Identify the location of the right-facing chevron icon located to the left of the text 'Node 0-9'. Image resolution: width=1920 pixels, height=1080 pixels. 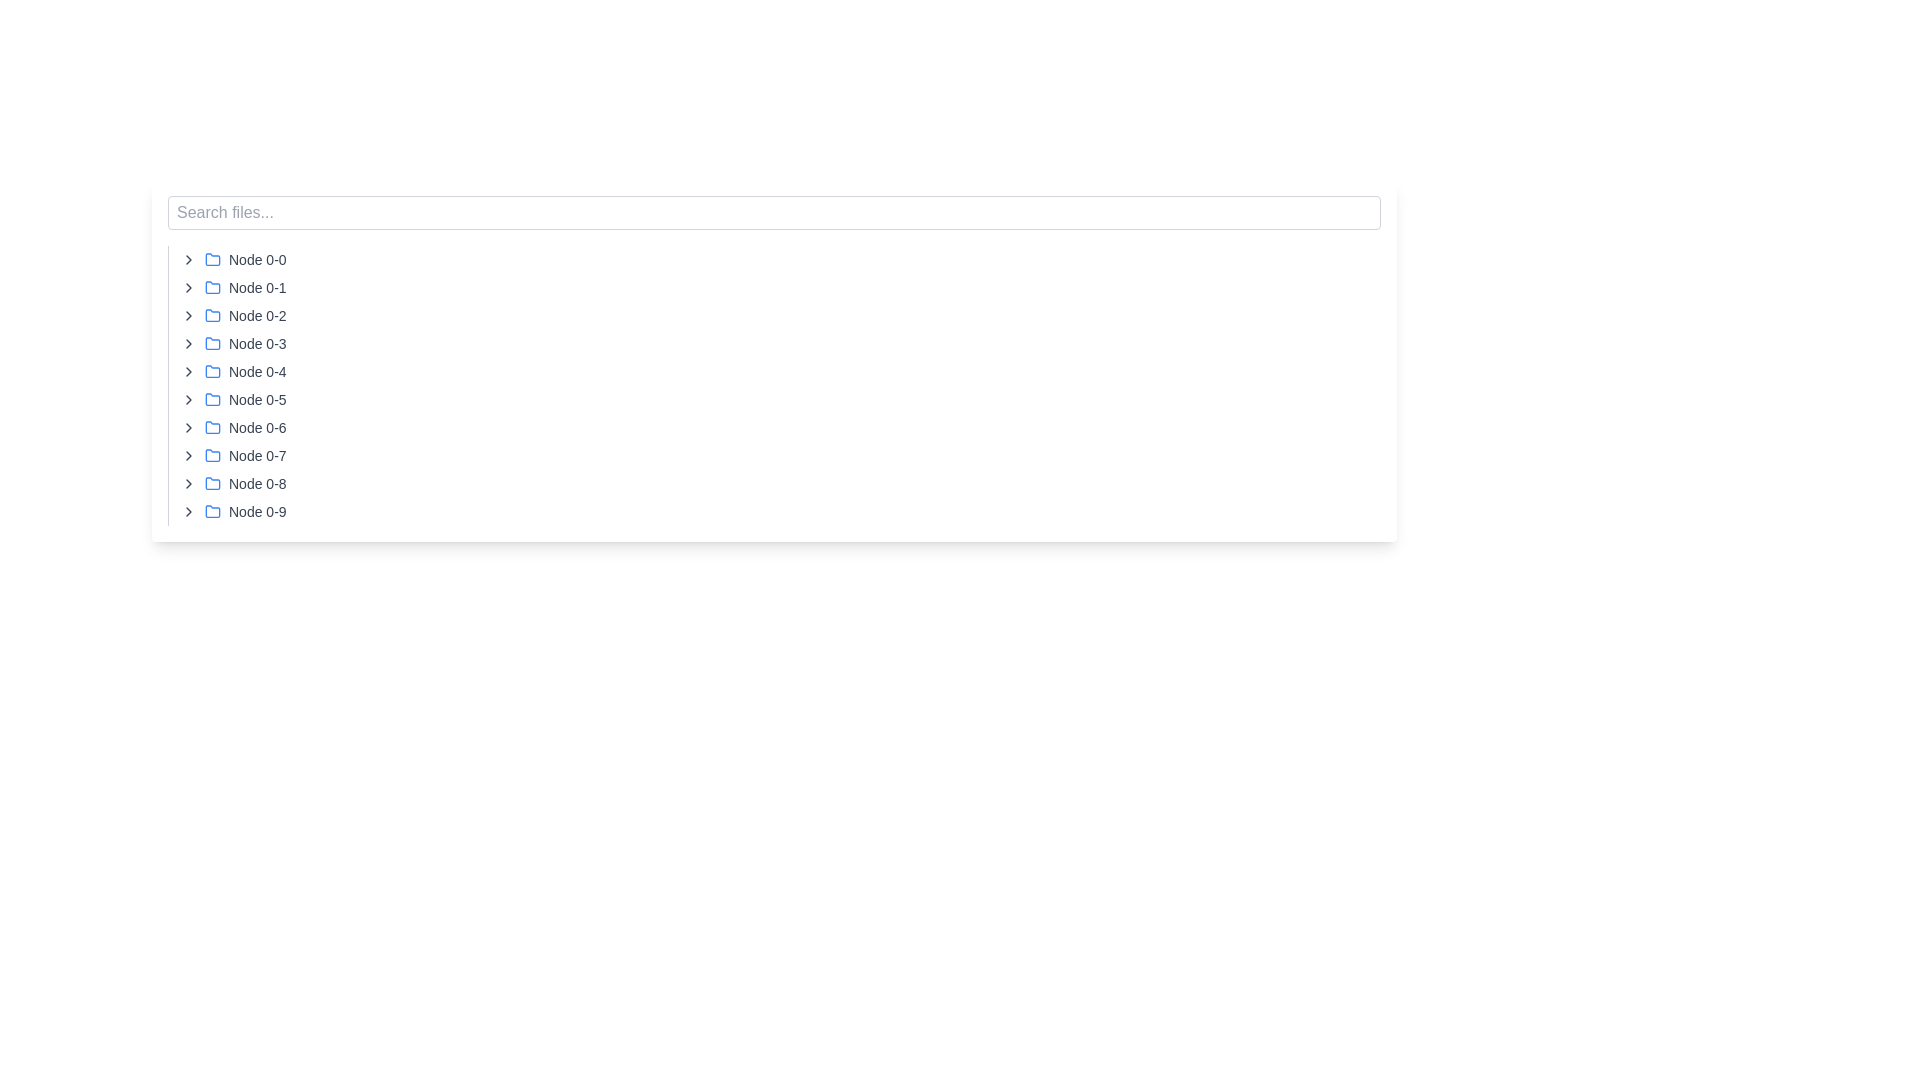
(188, 511).